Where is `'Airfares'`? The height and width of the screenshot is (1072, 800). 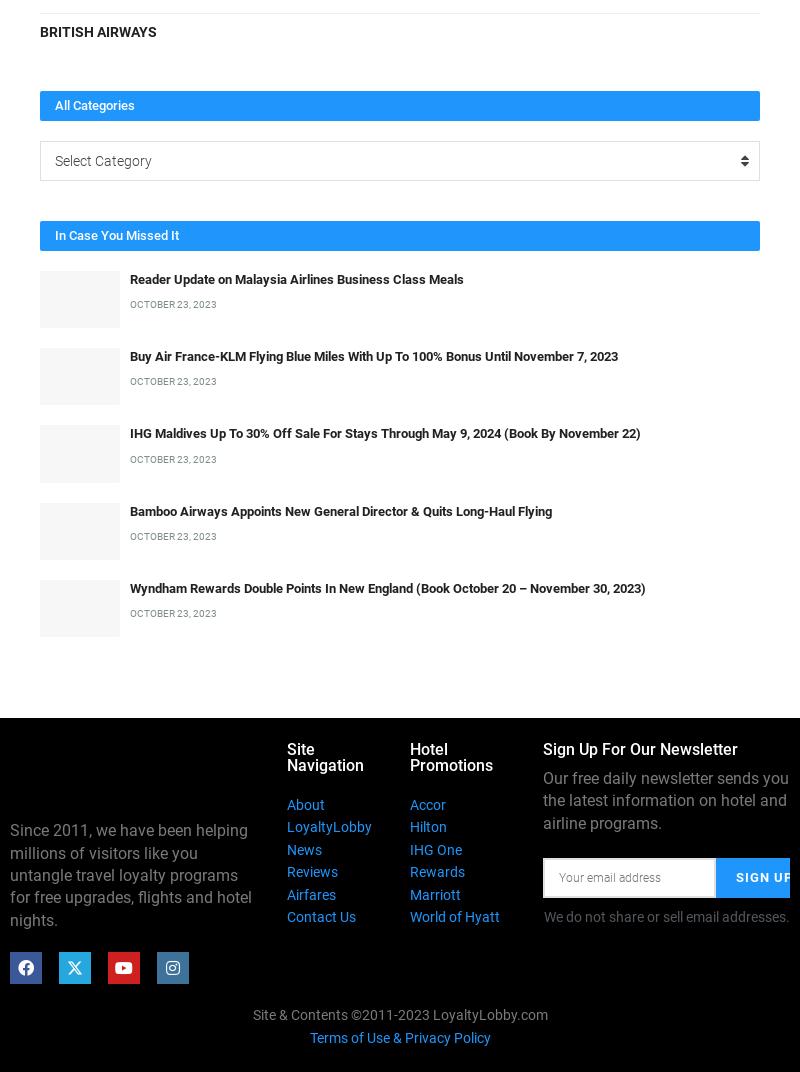
'Airfares' is located at coordinates (309, 894).